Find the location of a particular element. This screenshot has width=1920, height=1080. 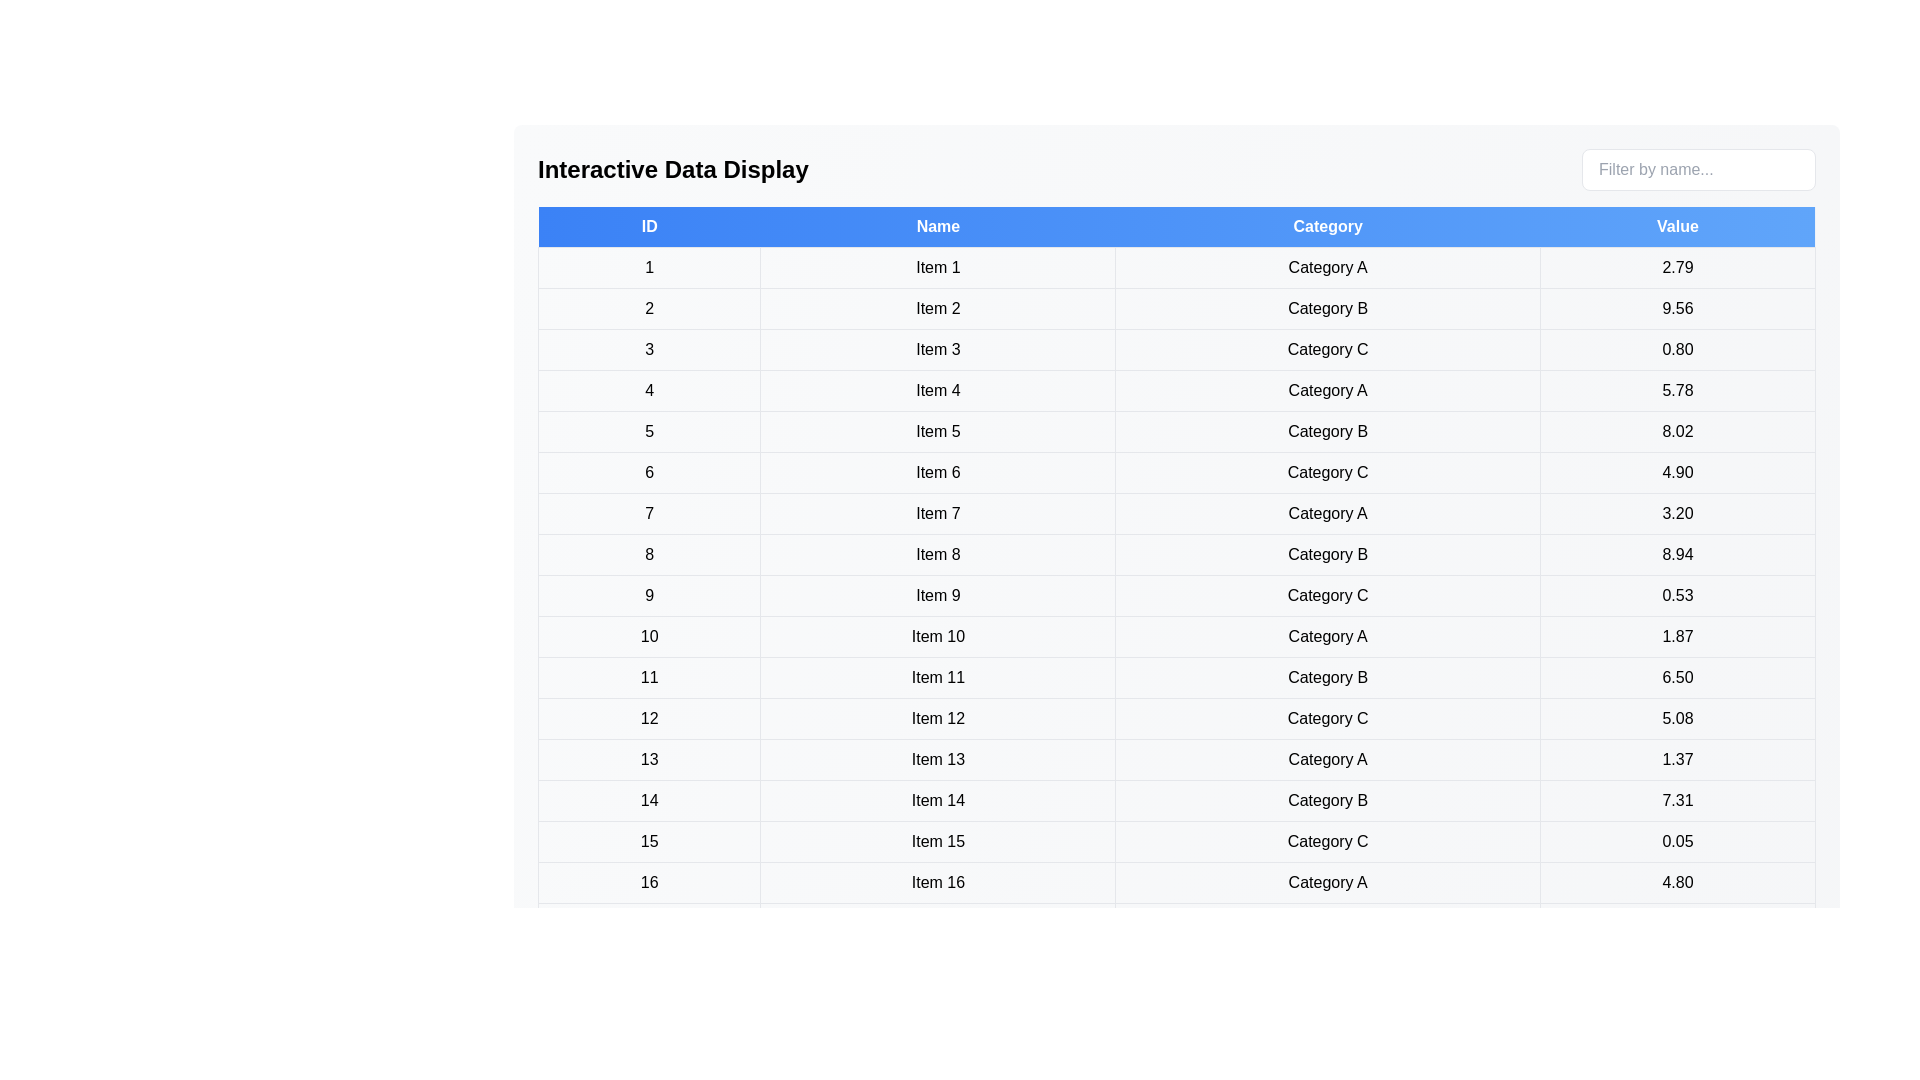

the table header to sort the table by Category is located at coordinates (1328, 226).